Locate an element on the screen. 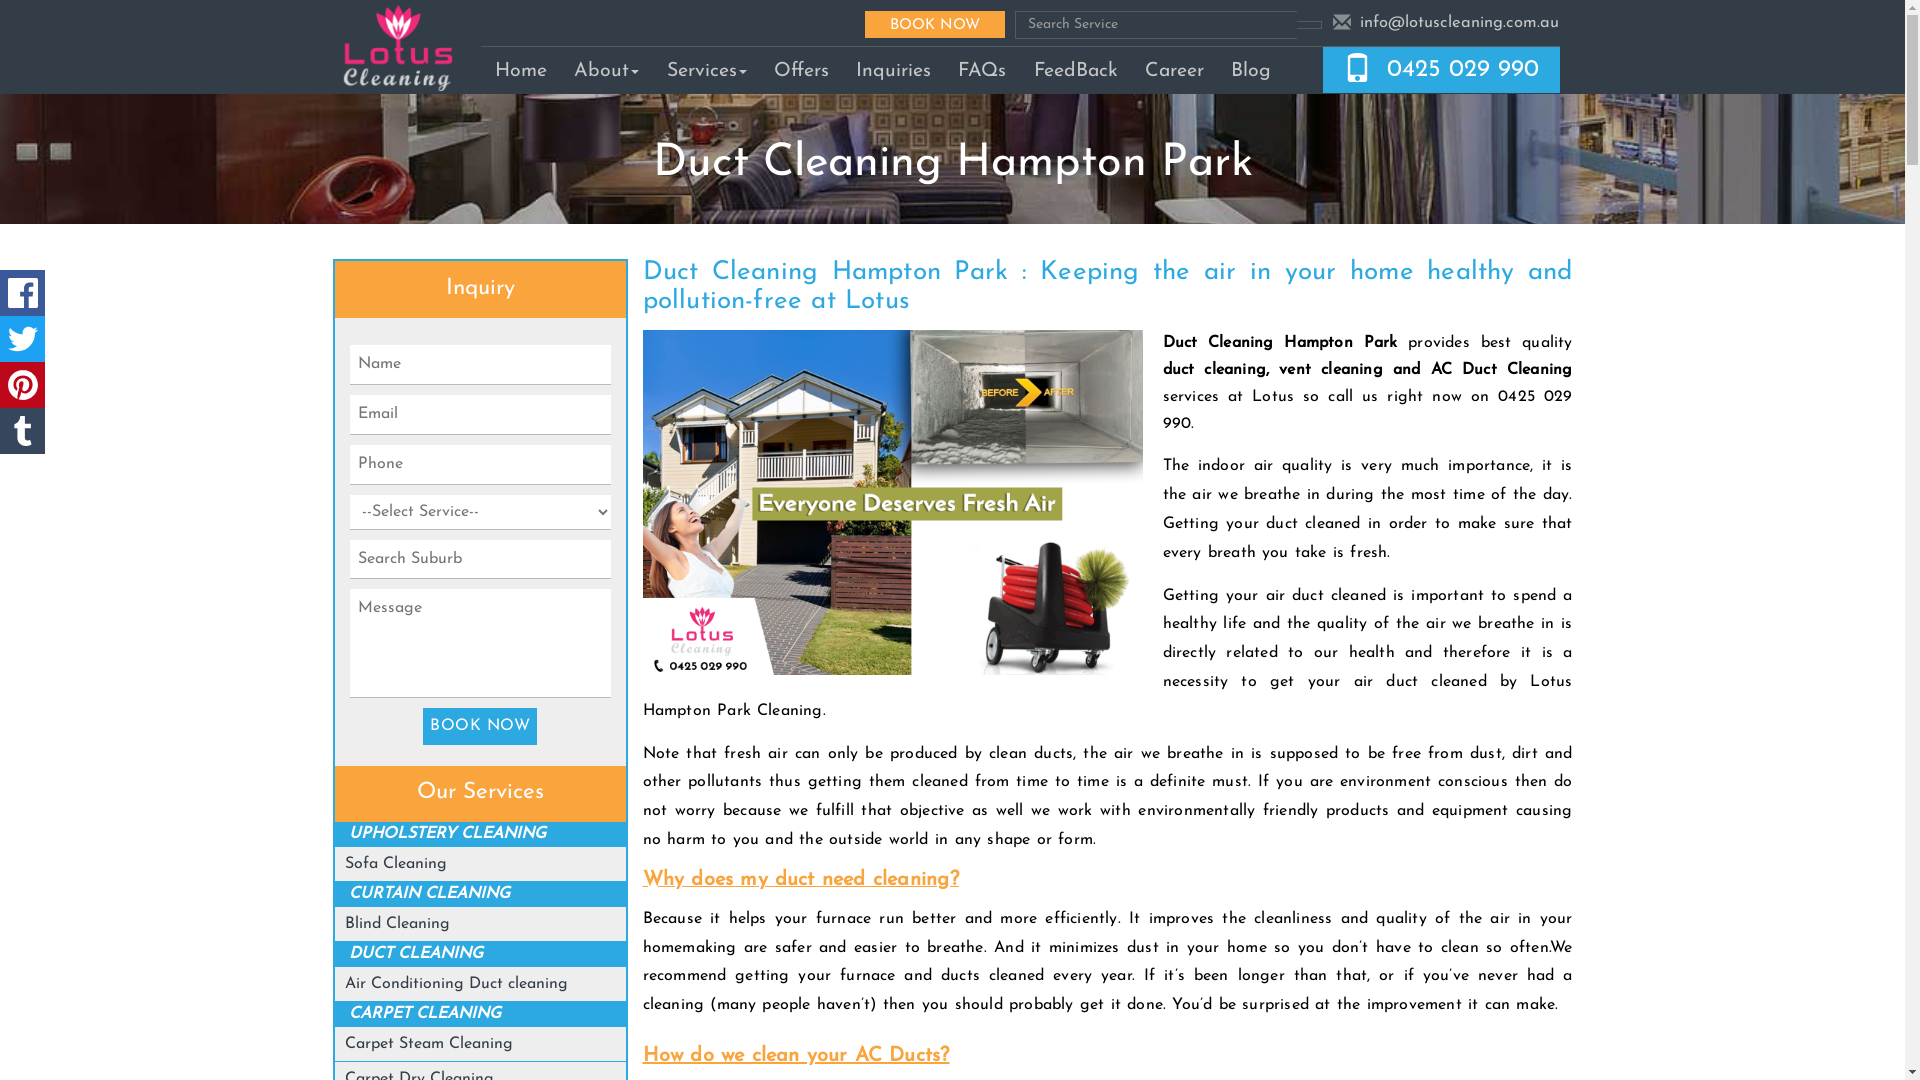 Image resolution: width=1920 pixels, height=1080 pixels. 'Home' is located at coordinates (520, 69).